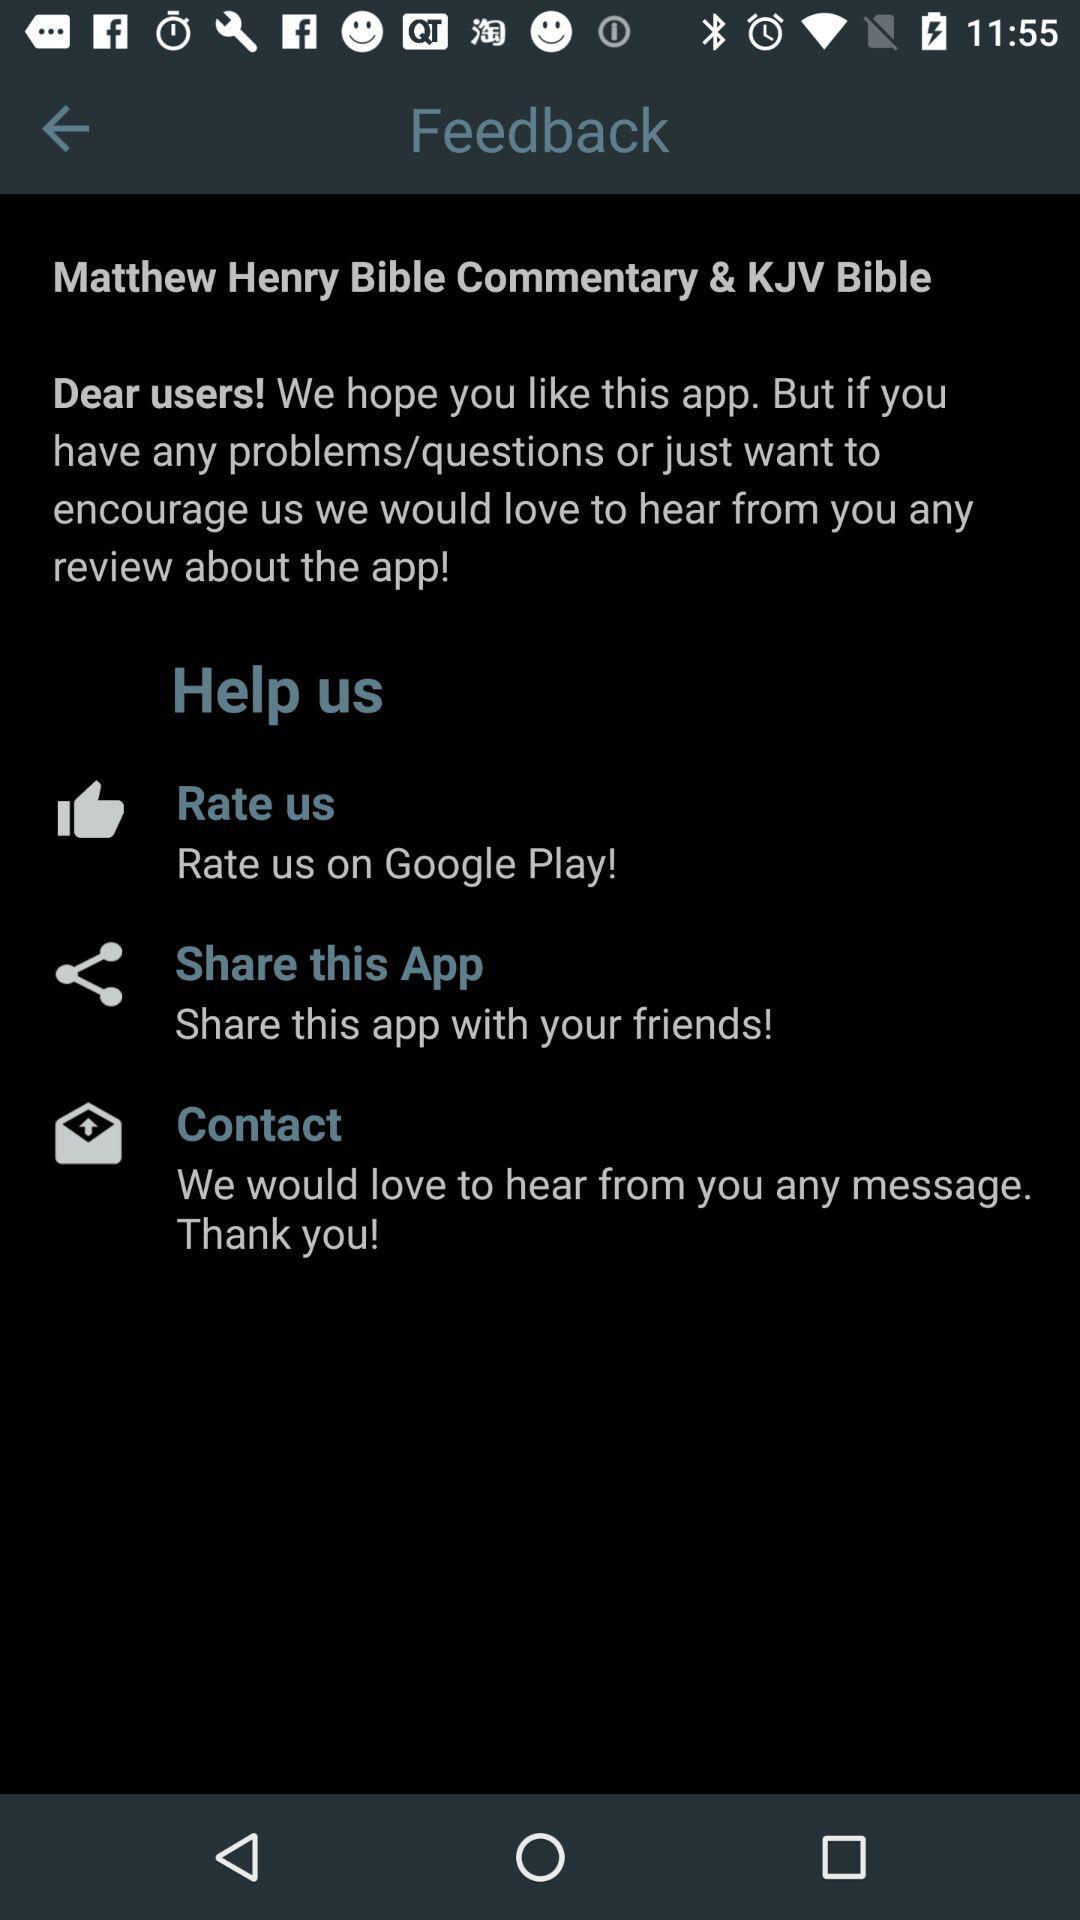  I want to click on email, so click(87, 1132).